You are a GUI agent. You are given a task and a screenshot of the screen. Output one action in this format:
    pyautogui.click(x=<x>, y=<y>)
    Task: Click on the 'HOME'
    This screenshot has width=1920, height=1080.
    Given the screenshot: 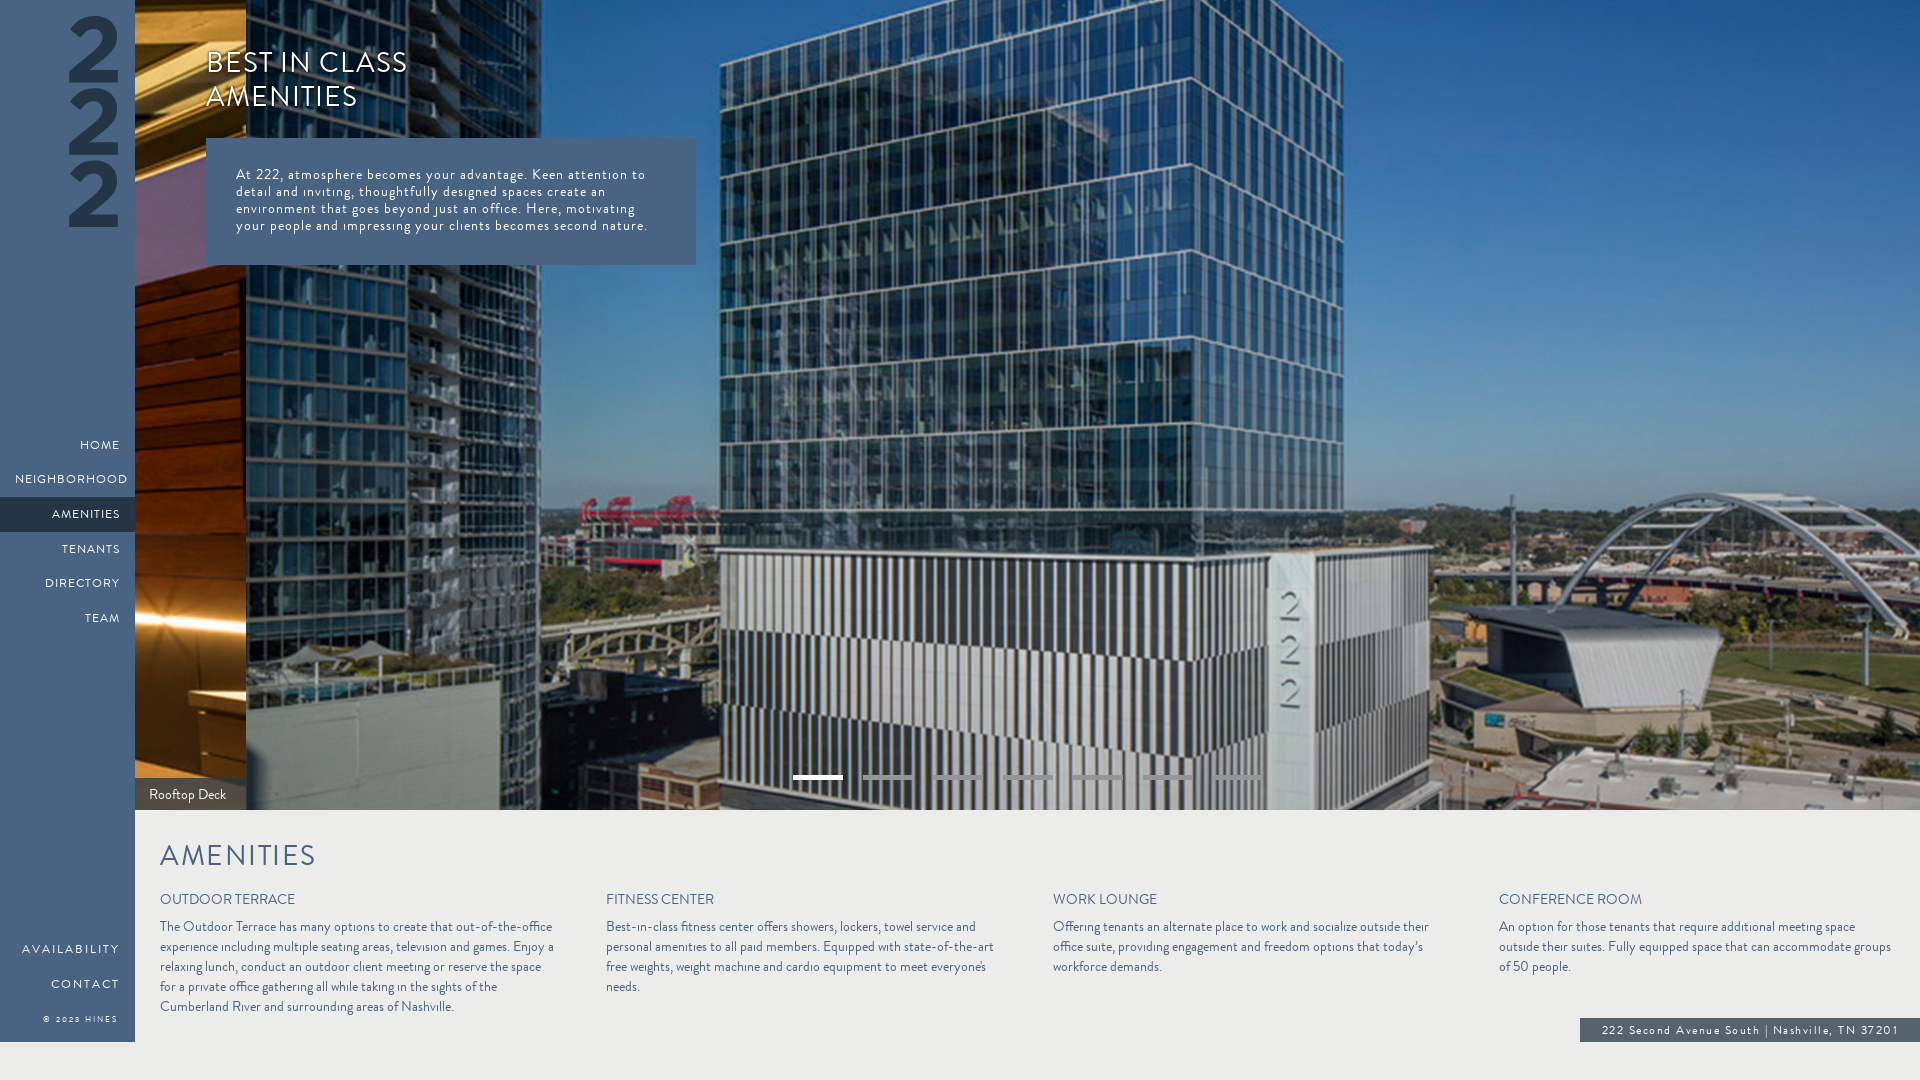 What is the action you would take?
    pyautogui.click(x=67, y=444)
    